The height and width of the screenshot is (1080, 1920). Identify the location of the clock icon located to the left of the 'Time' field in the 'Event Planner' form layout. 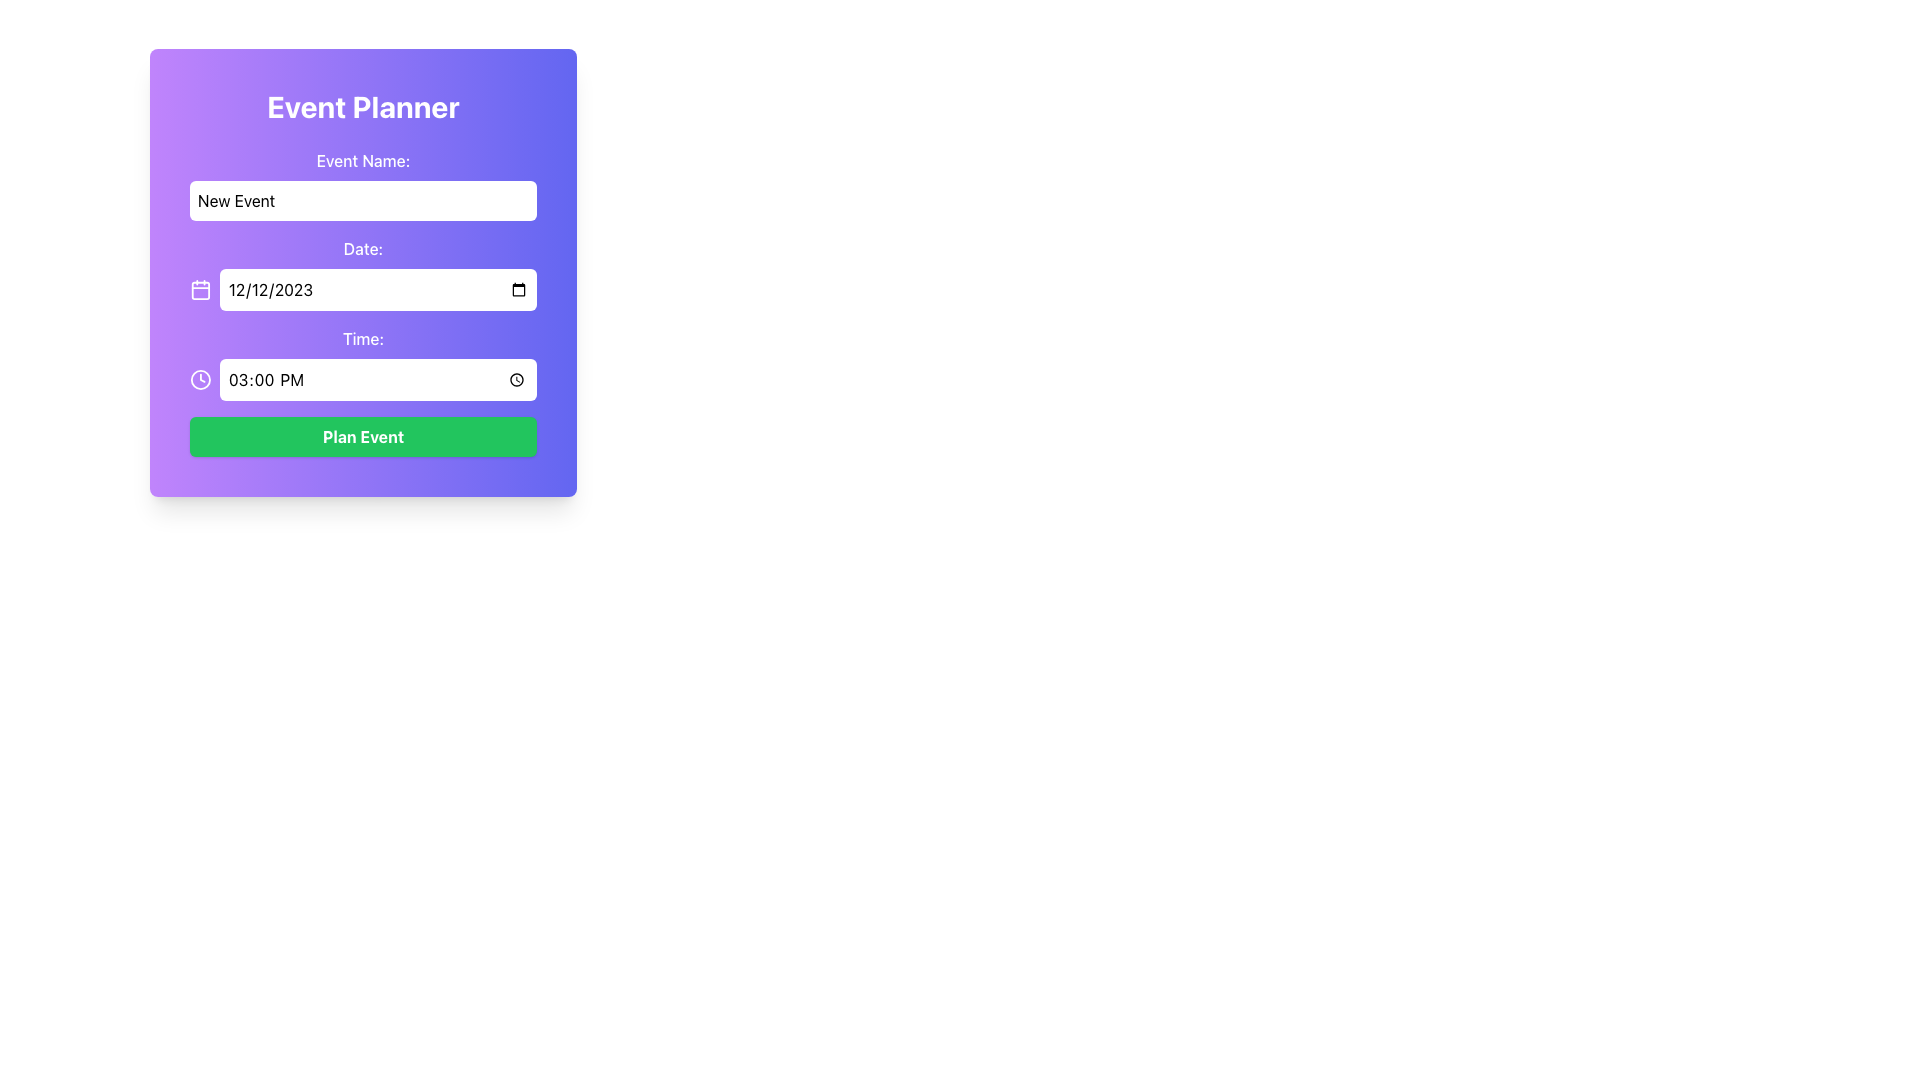
(200, 380).